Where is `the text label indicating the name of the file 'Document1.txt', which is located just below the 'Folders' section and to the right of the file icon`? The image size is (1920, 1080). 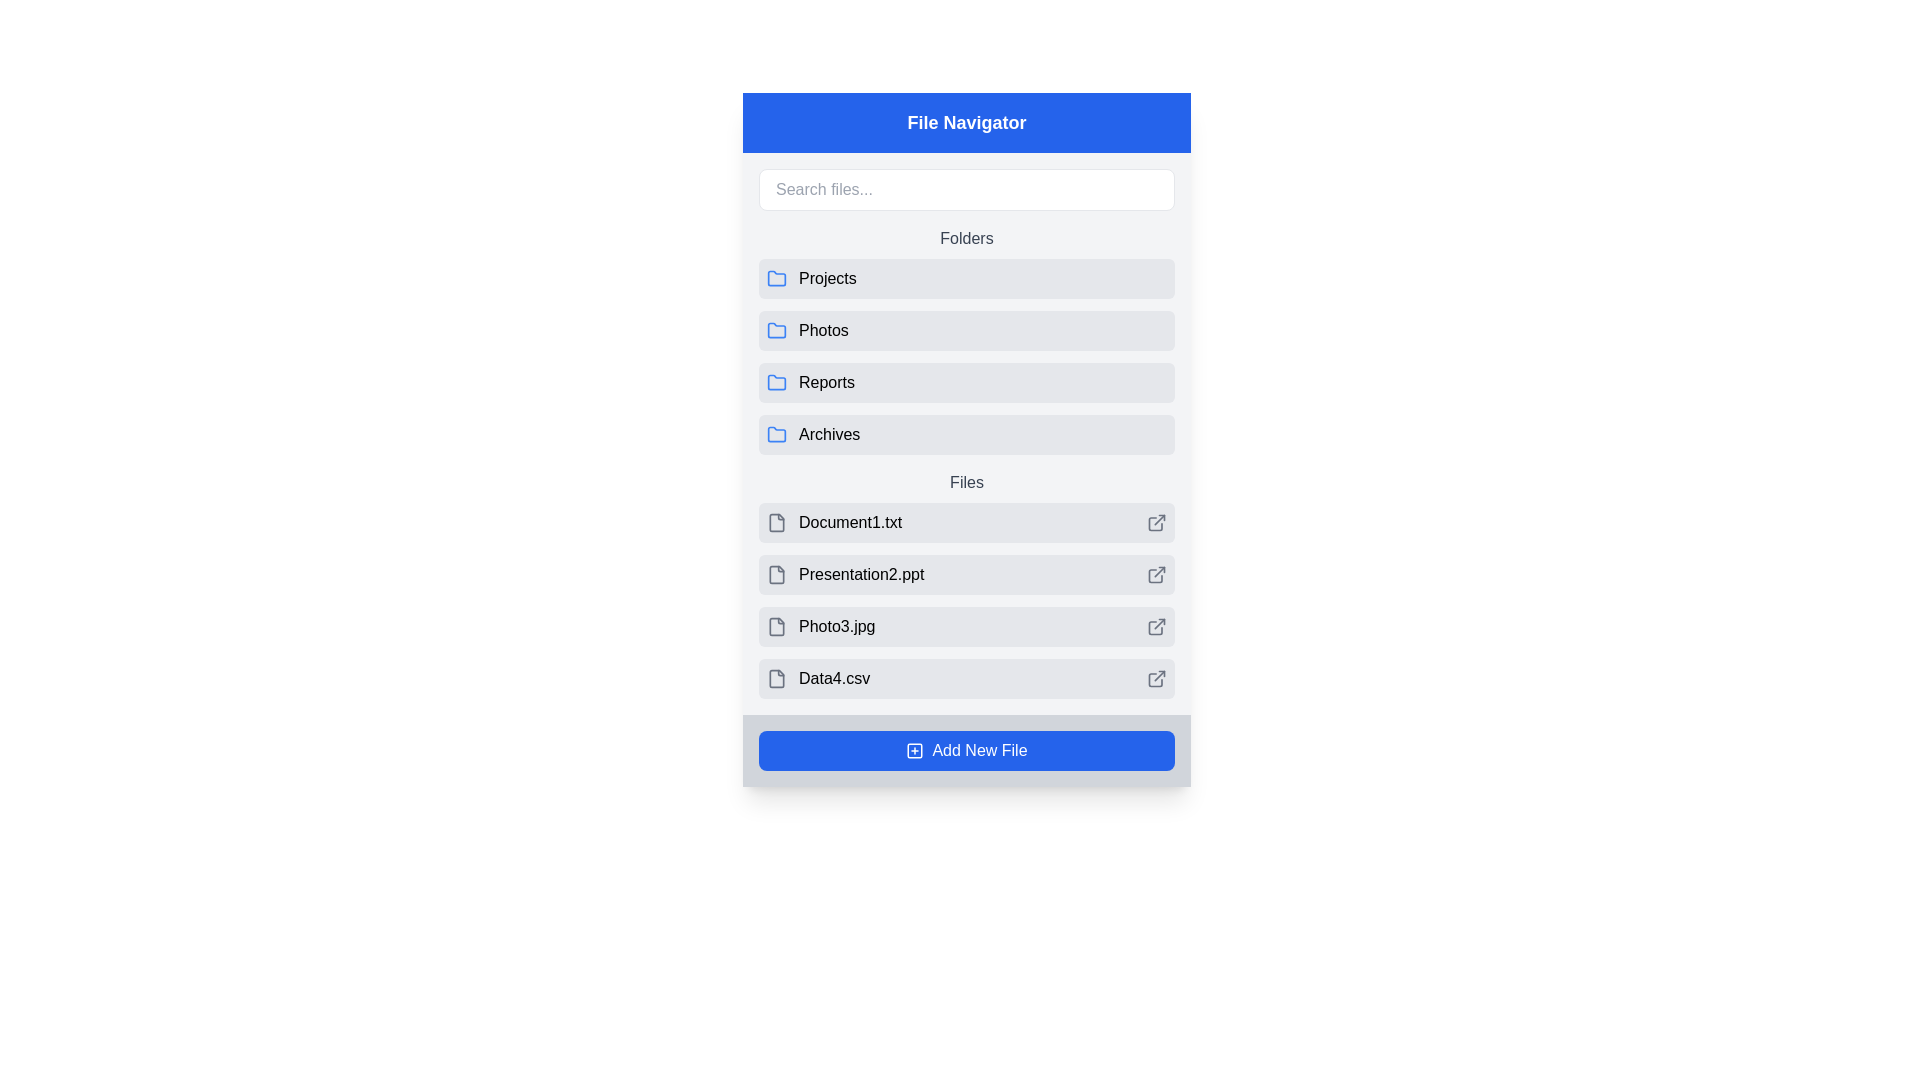
the text label indicating the name of the file 'Document1.txt', which is located just below the 'Folders' section and to the right of the file icon is located at coordinates (850, 522).